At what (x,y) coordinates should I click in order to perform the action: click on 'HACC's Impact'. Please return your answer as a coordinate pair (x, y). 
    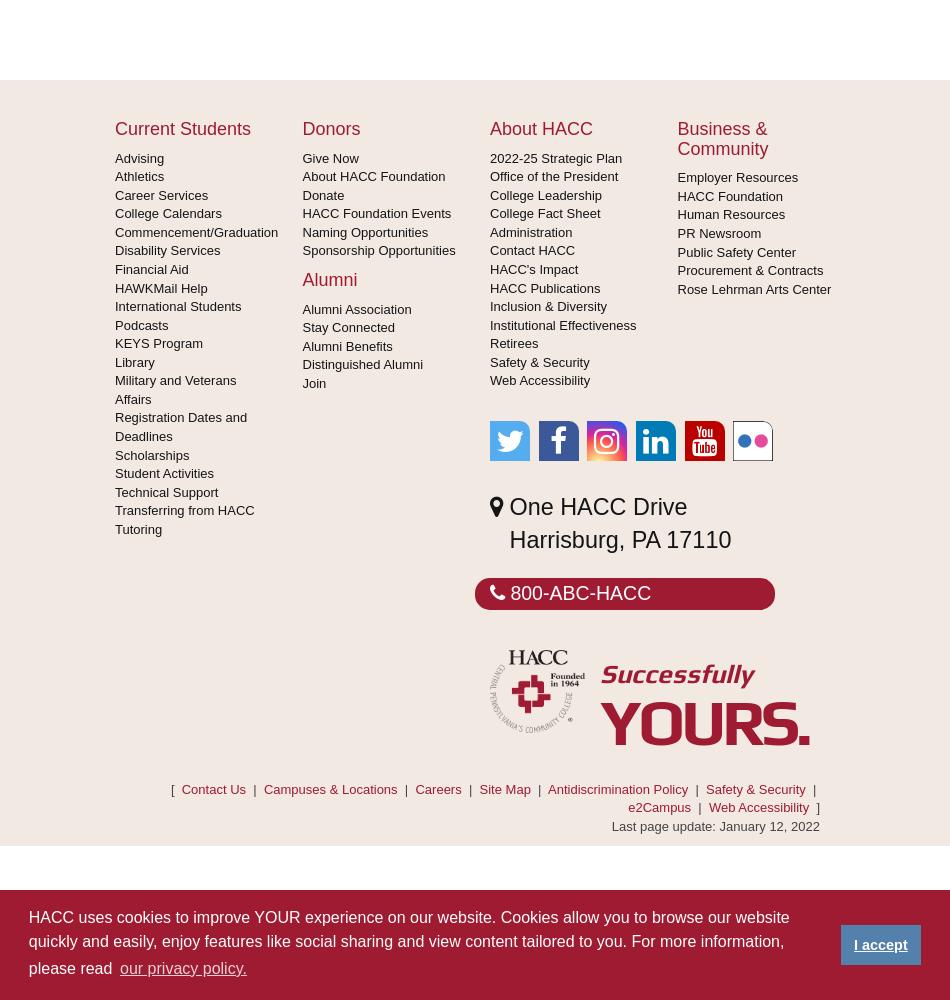
    Looking at the image, I should click on (533, 268).